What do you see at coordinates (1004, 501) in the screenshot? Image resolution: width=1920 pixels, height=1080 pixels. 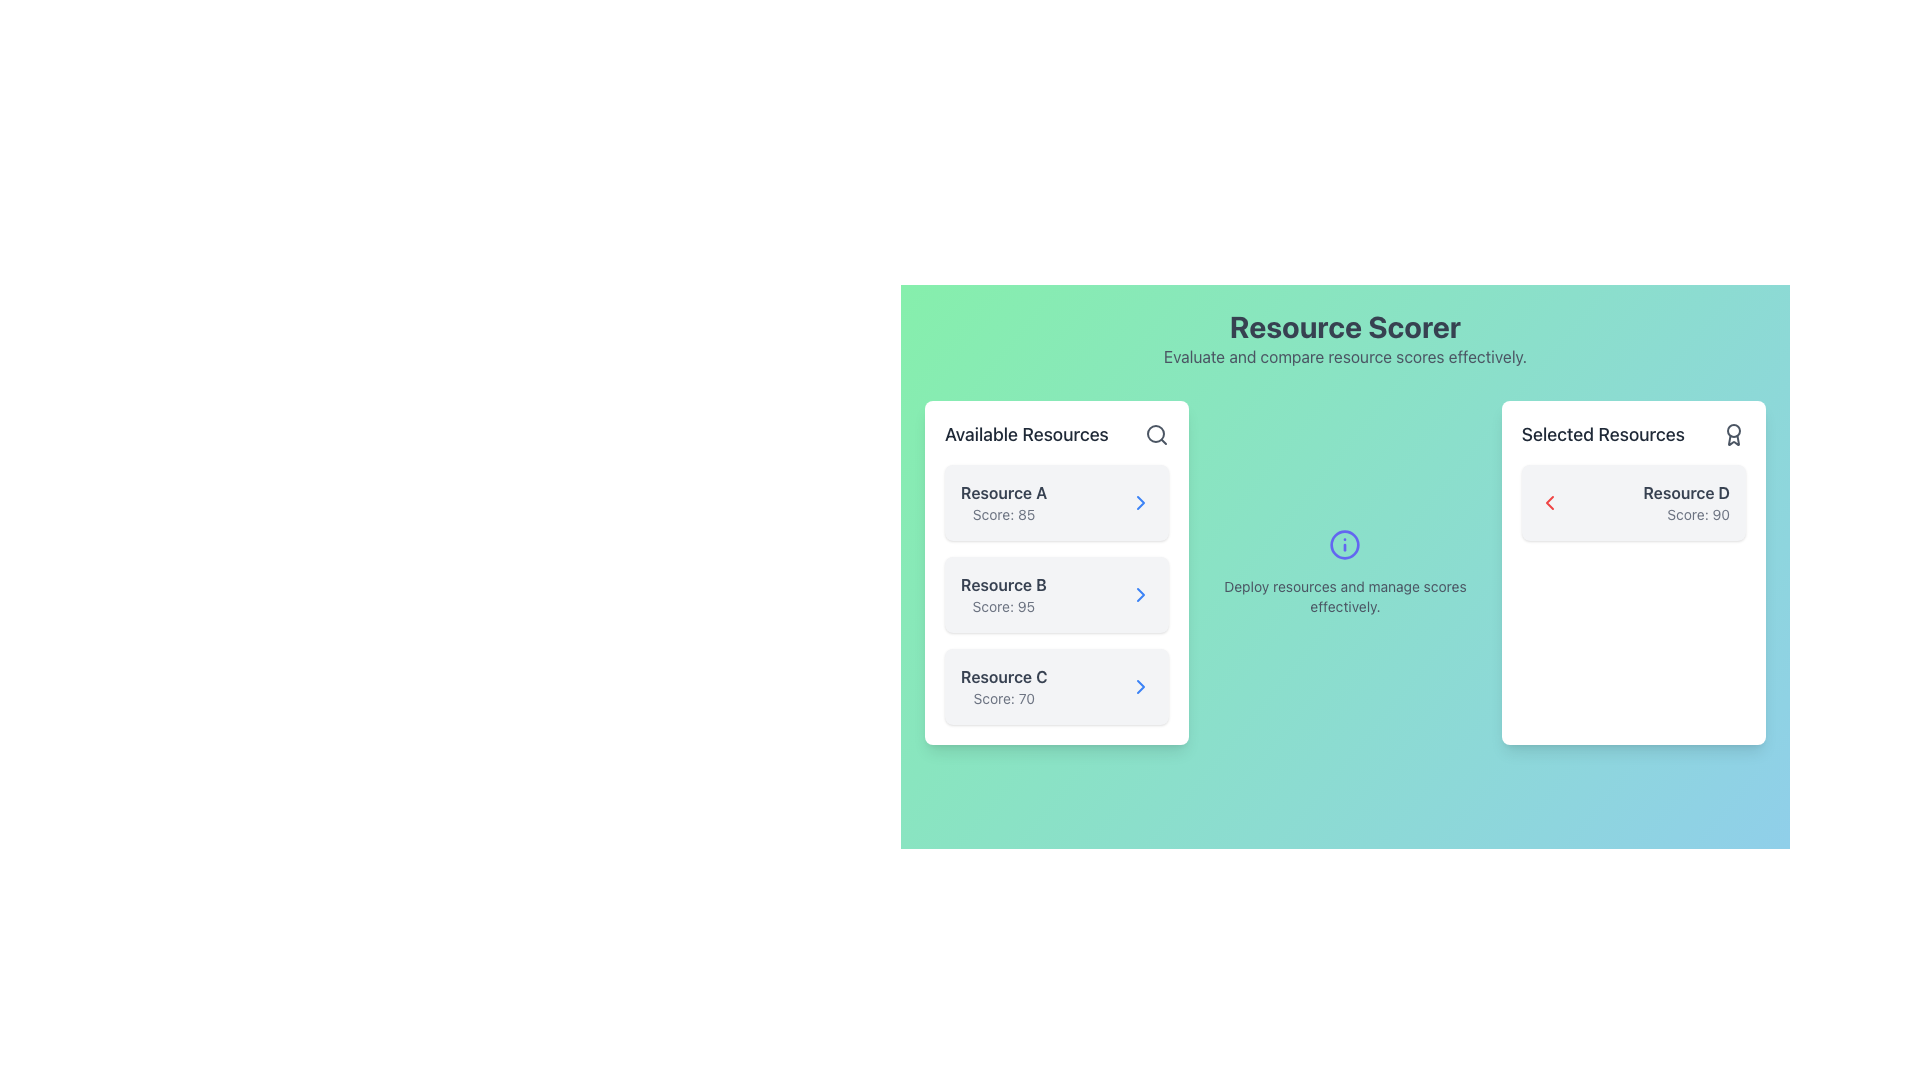 I see `text contents of the first Text Element under the 'Available Resources' section located in the left panel of the interface` at bounding box center [1004, 501].